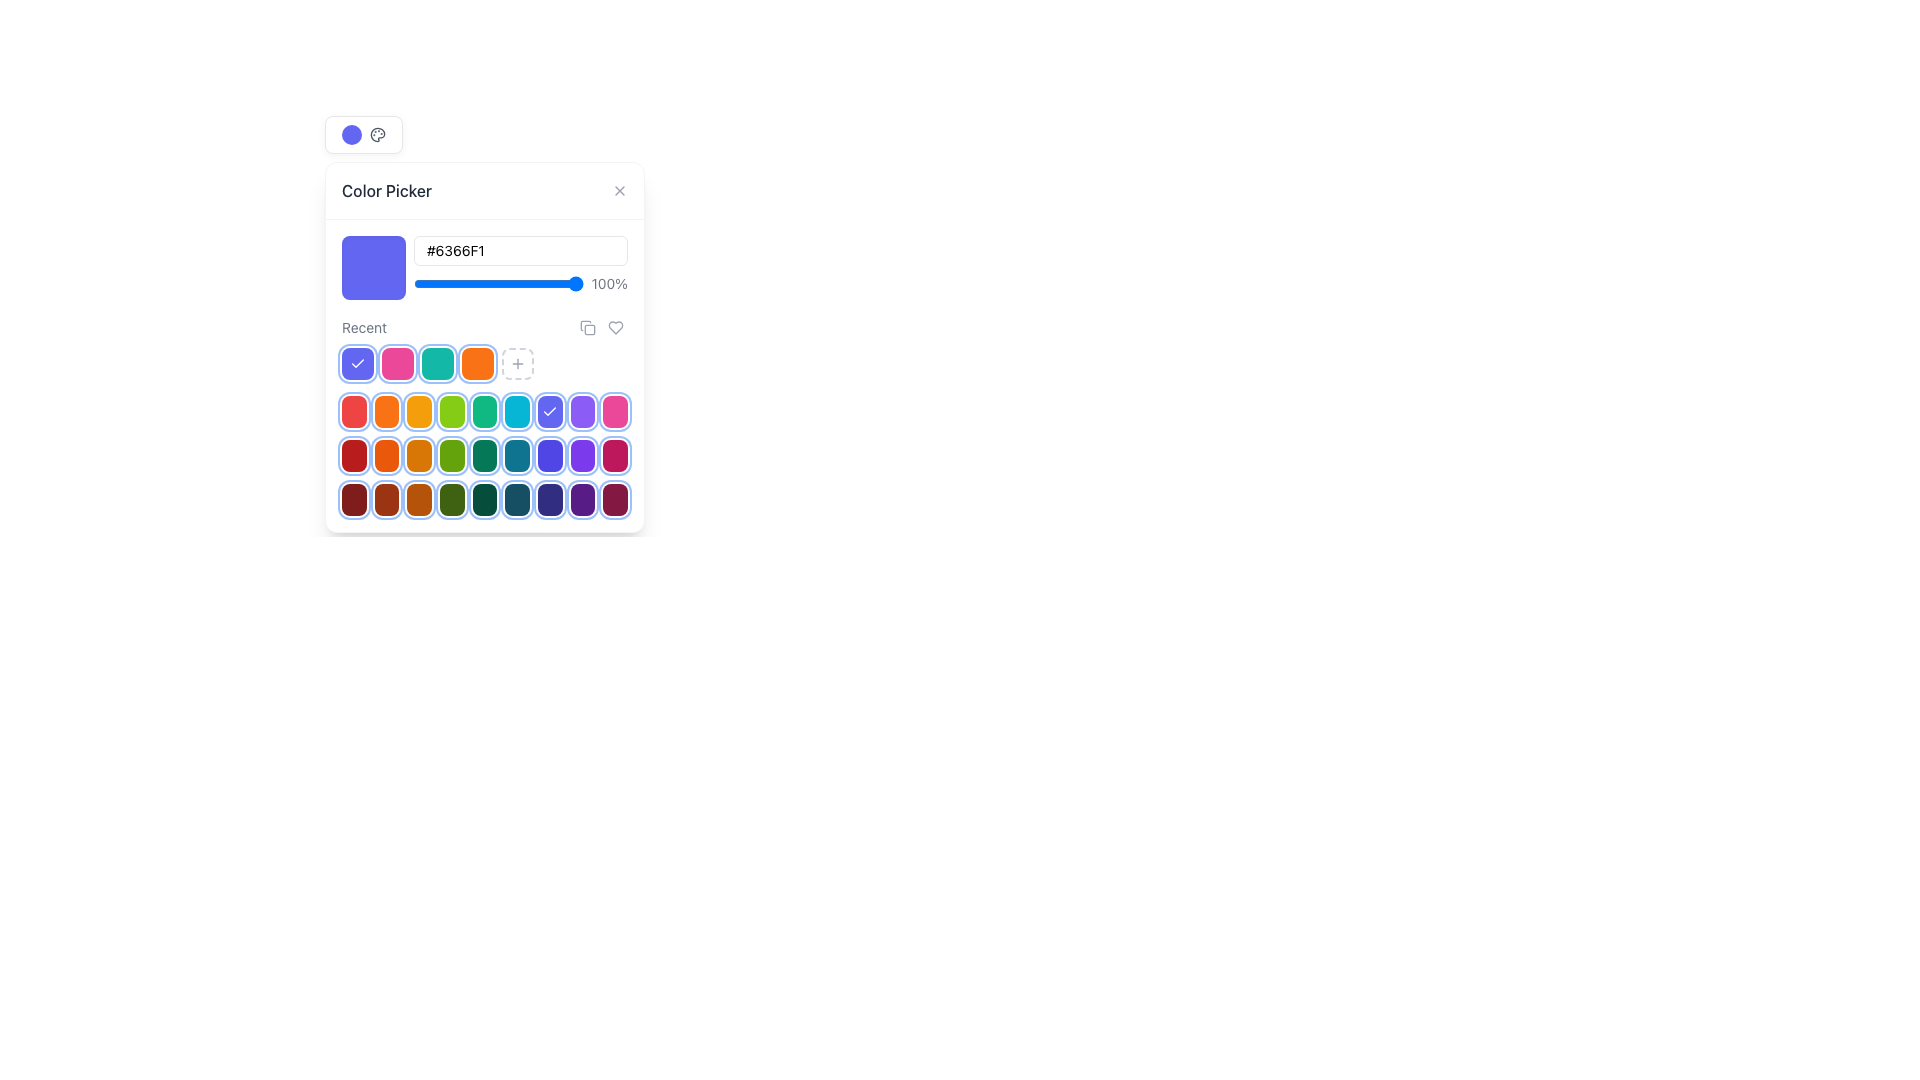 The image size is (1920, 1080). I want to click on the icon button located to the right of the color value input field in the color picker interface to copy the associated color code, so click(587, 326).